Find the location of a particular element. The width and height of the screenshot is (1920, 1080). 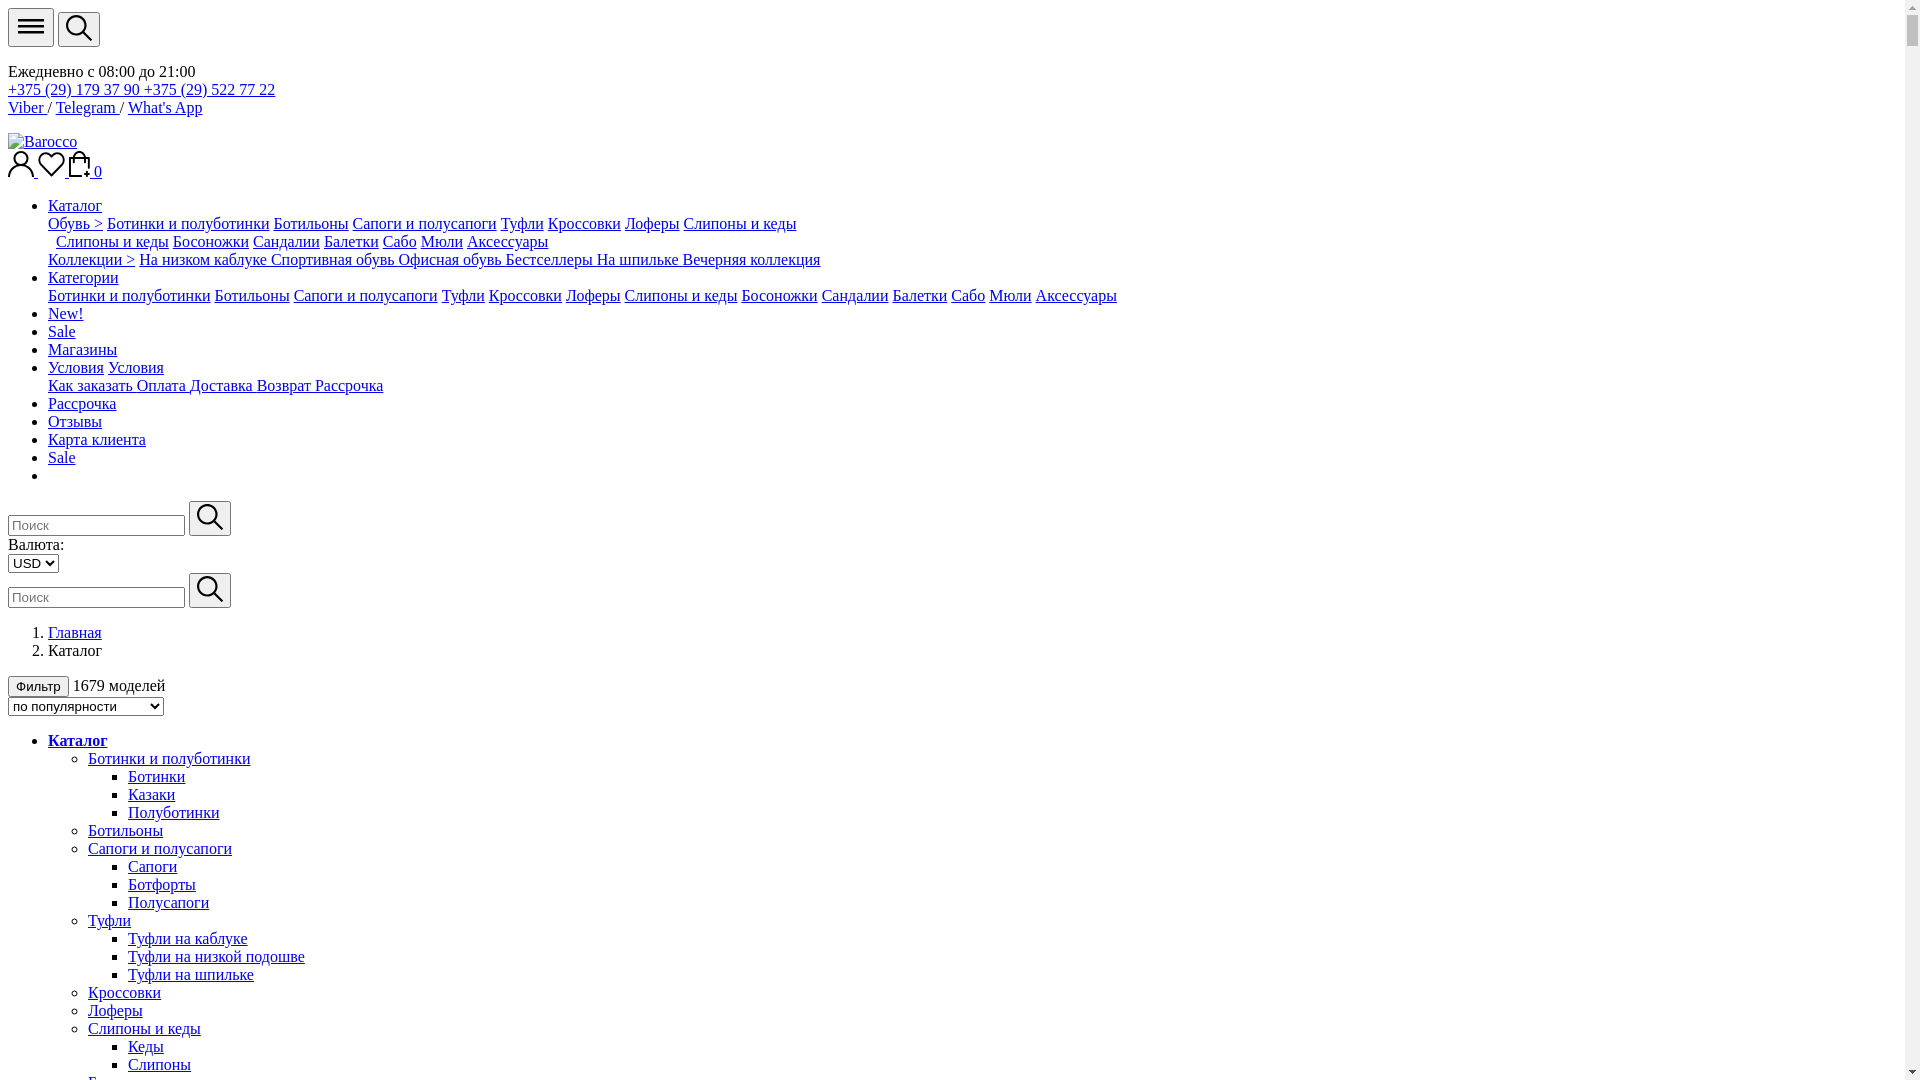

'Viber' is located at coordinates (27, 107).